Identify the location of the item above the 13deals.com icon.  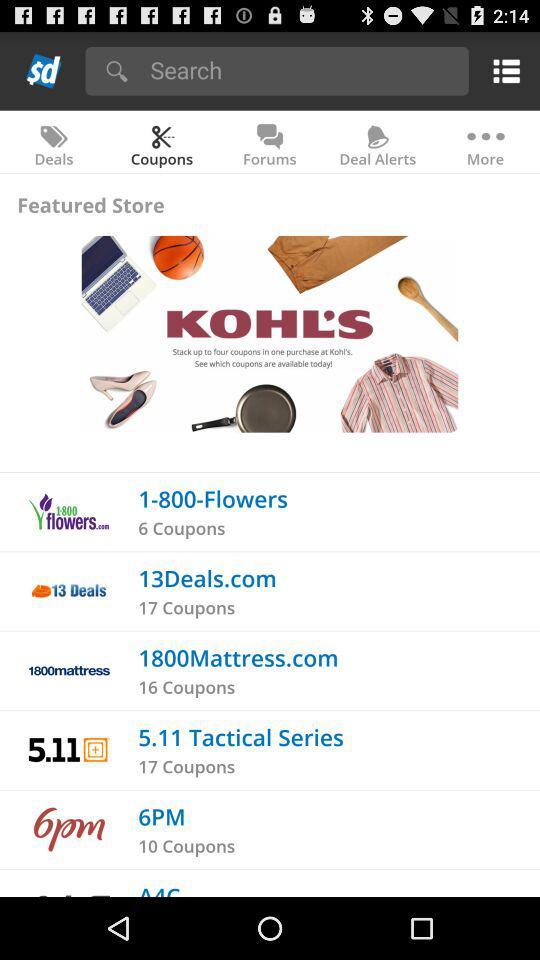
(181, 527).